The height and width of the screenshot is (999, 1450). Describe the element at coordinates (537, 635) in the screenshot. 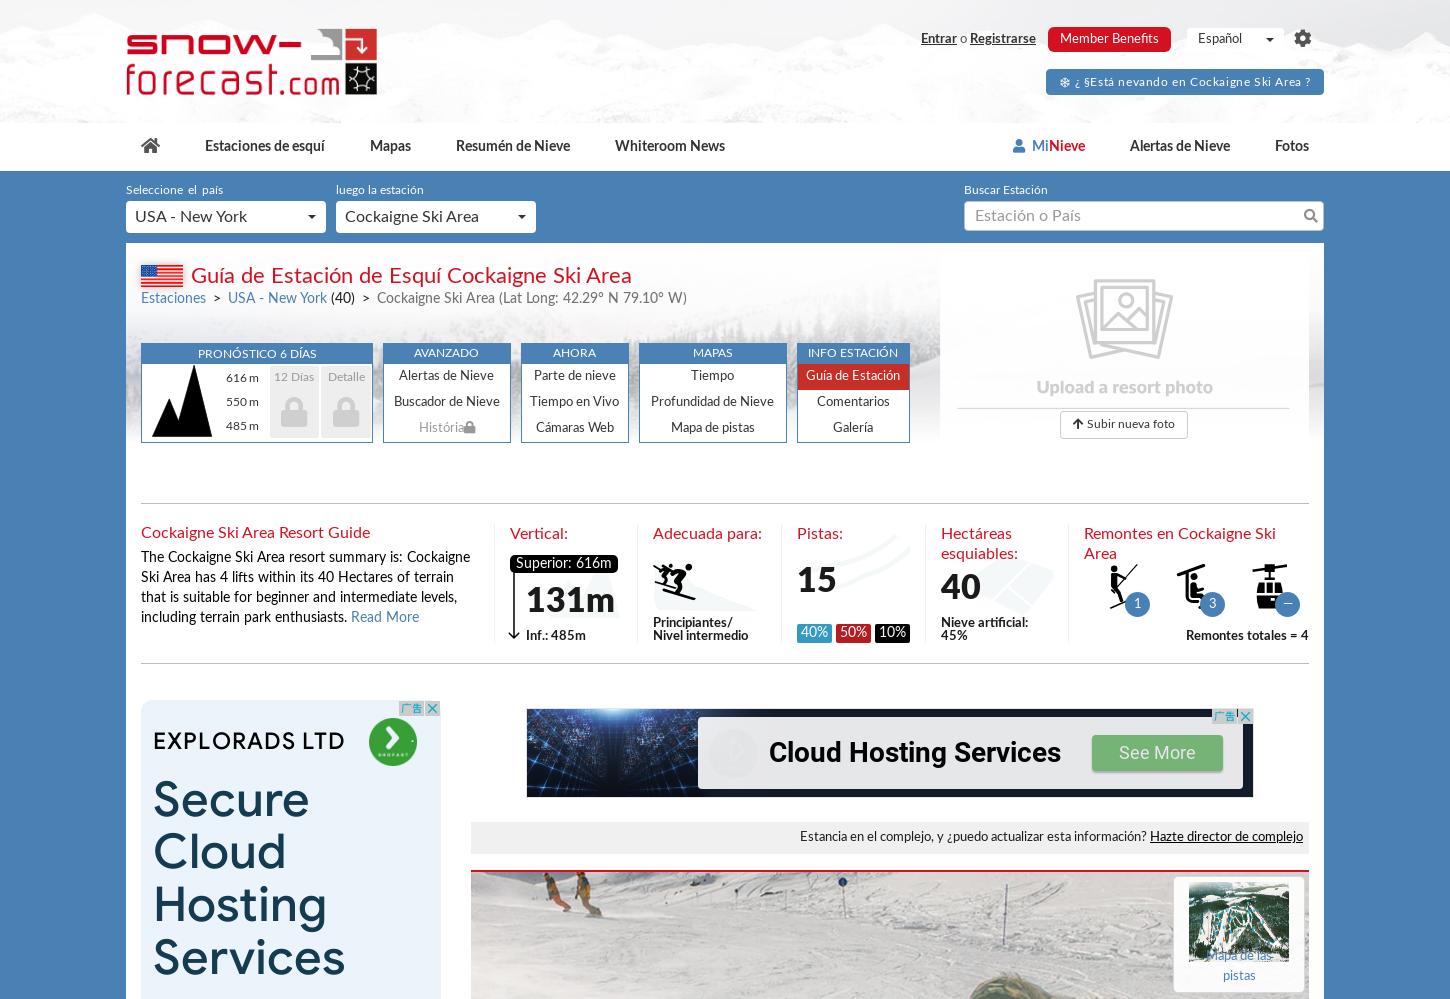

I see `'Inf.:'` at that location.